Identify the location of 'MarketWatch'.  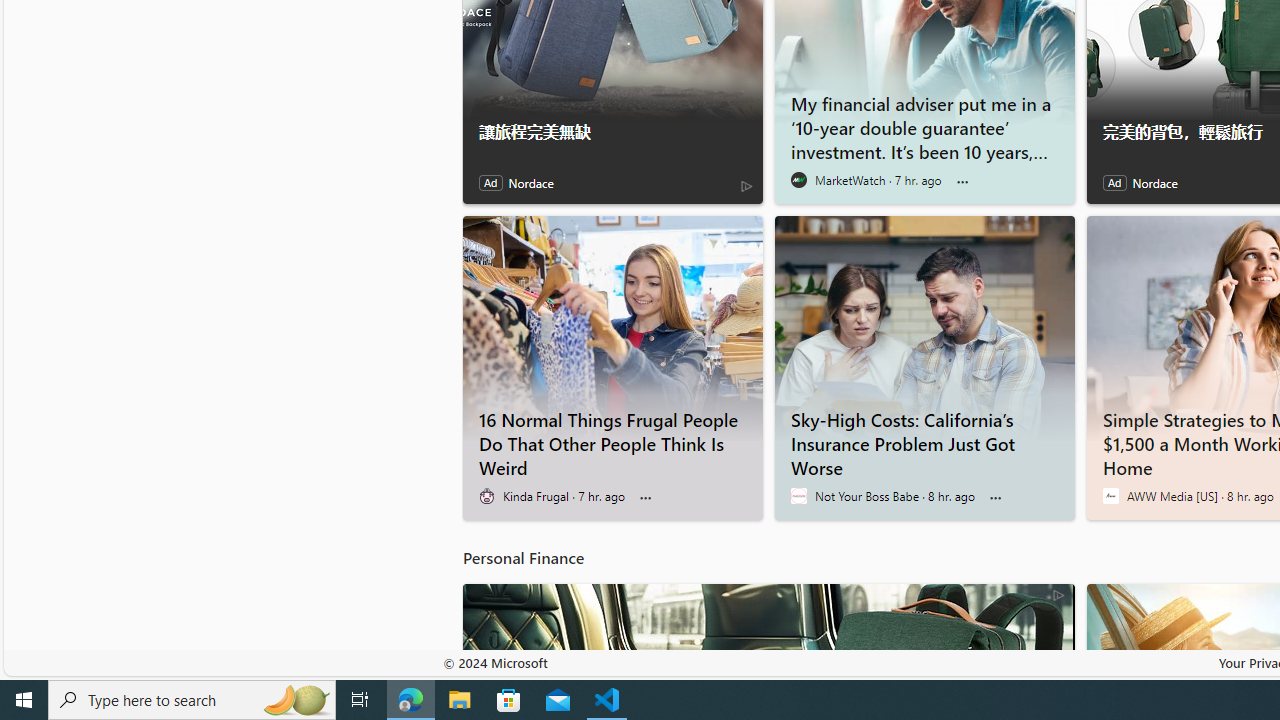
(797, 180).